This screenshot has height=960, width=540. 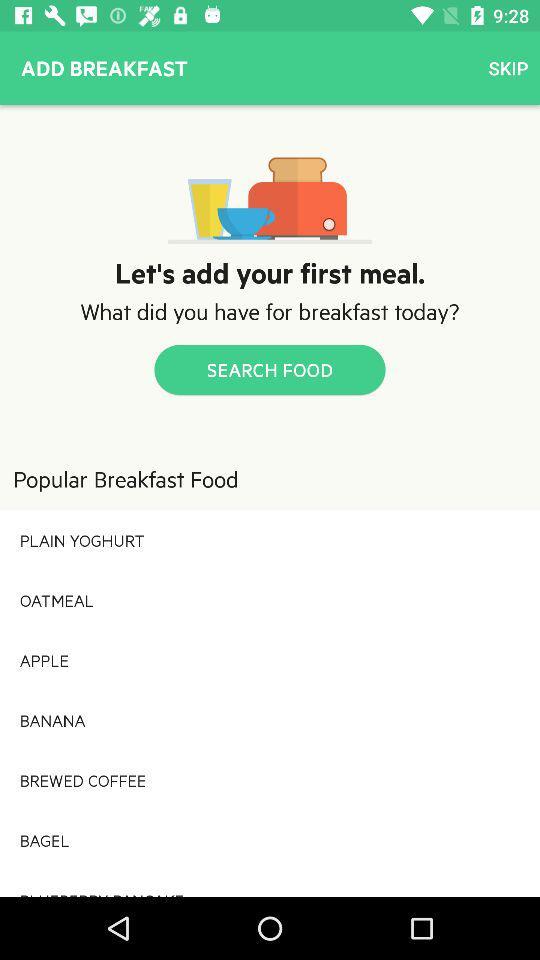 What do you see at coordinates (270, 779) in the screenshot?
I see `the brewed coffee` at bounding box center [270, 779].